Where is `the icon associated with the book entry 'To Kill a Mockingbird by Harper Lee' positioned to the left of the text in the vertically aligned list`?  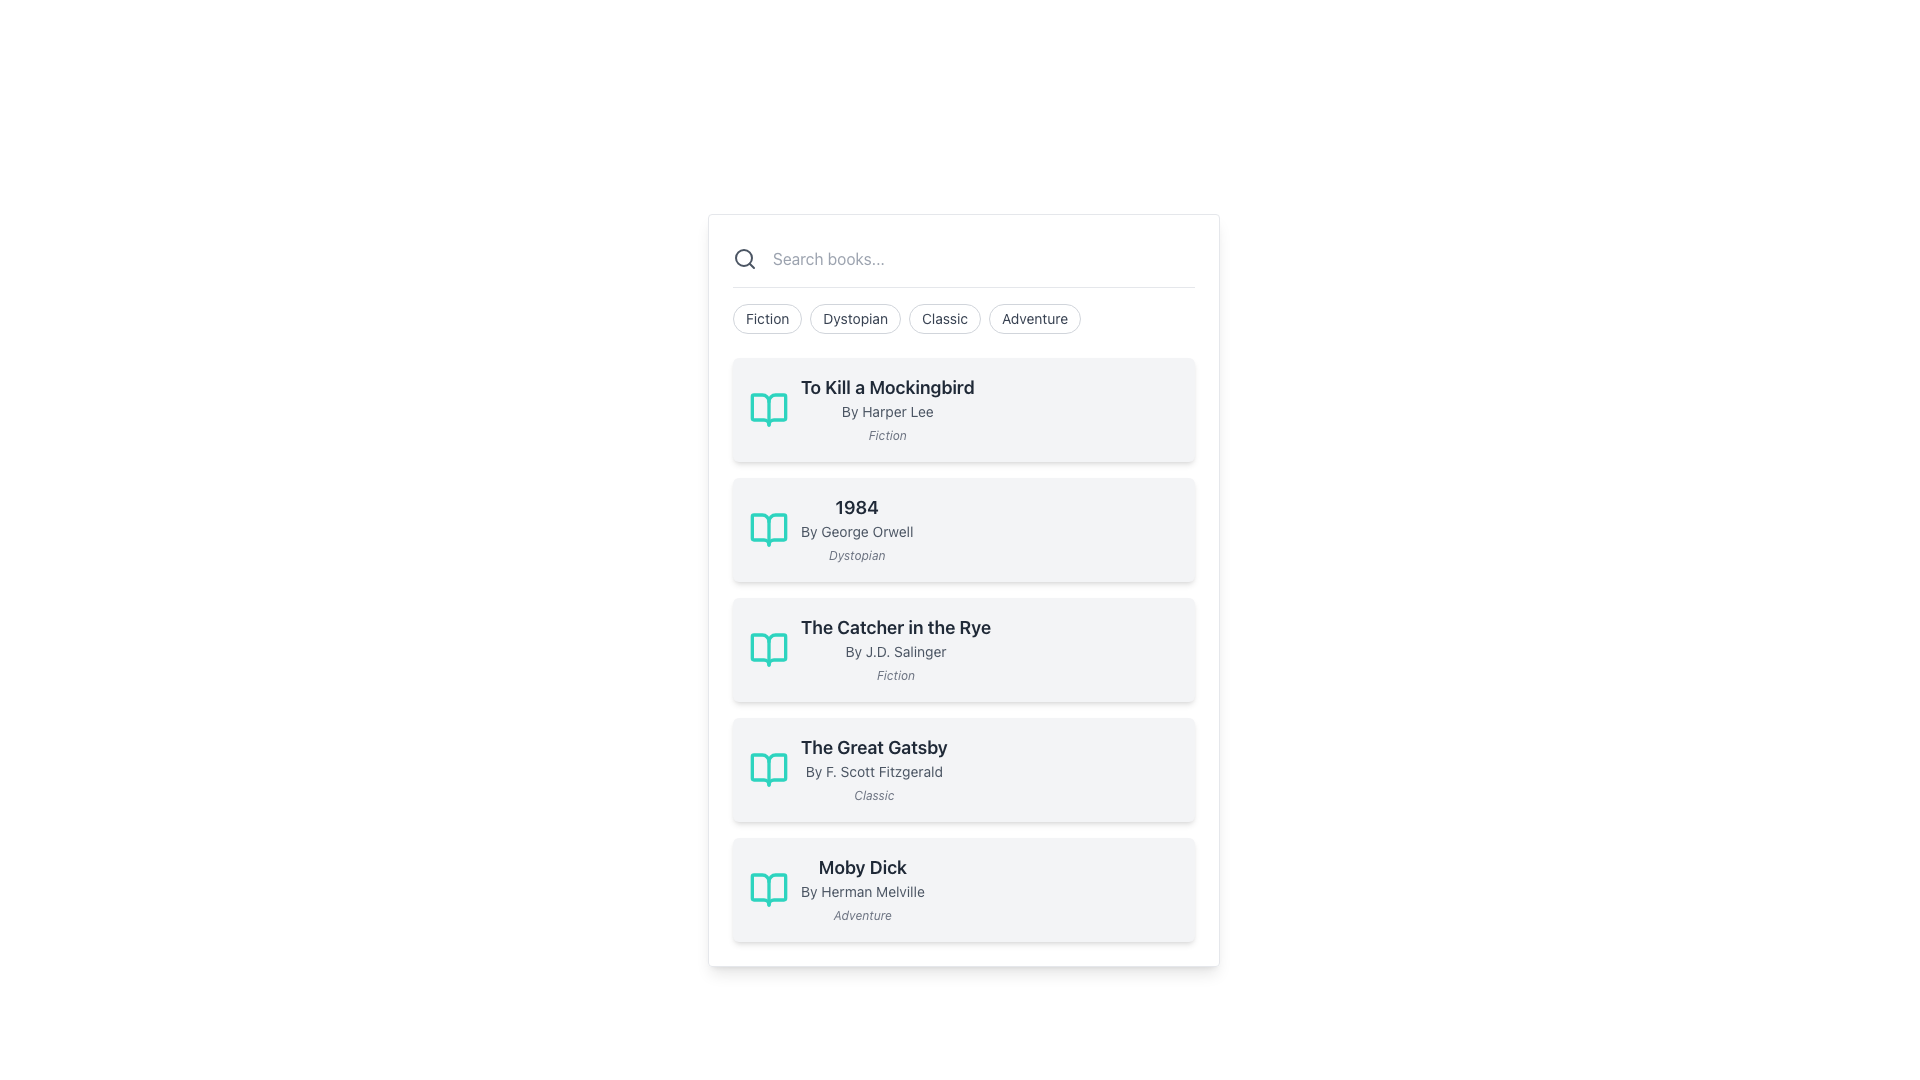
the icon associated with the book entry 'To Kill a Mockingbird by Harper Lee' positioned to the left of the text in the vertically aligned list is located at coordinates (767, 408).